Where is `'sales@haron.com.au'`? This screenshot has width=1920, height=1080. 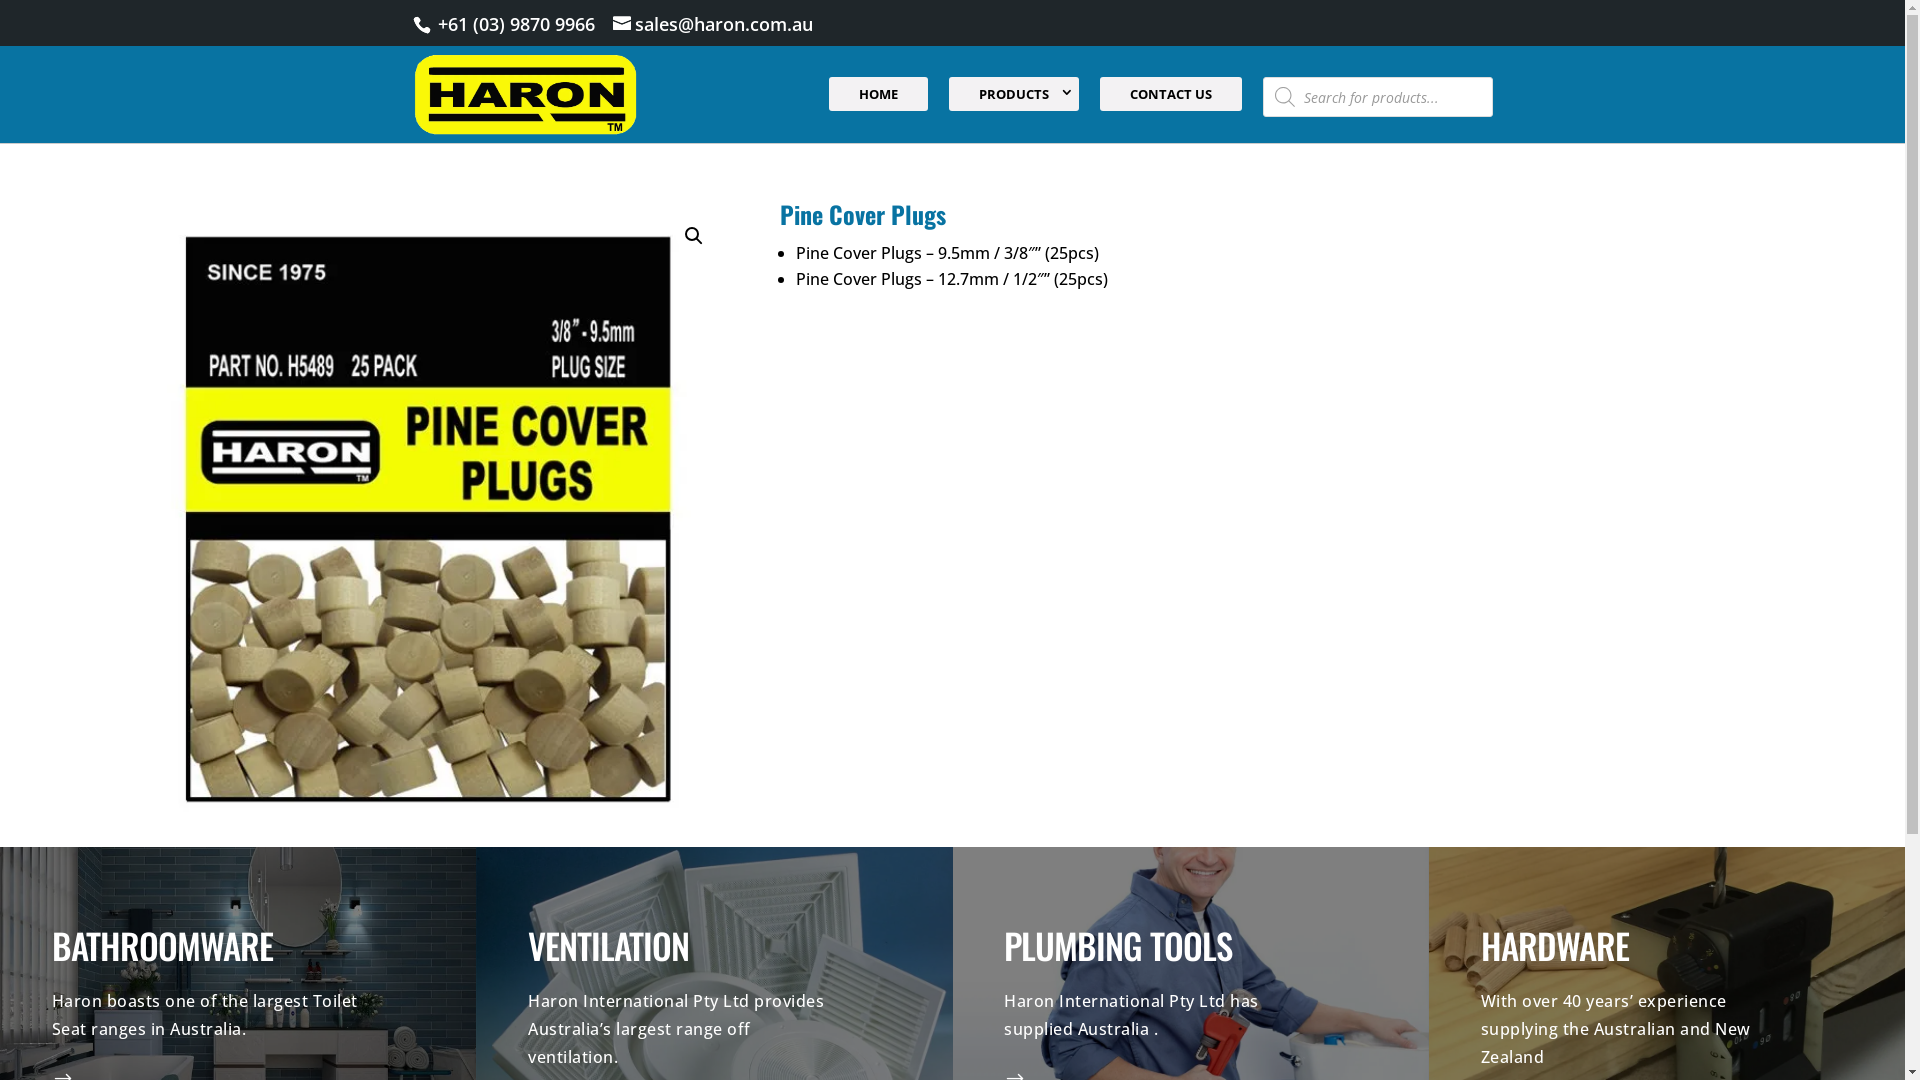
'sales@haron.com.au' is located at coordinates (711, 23).